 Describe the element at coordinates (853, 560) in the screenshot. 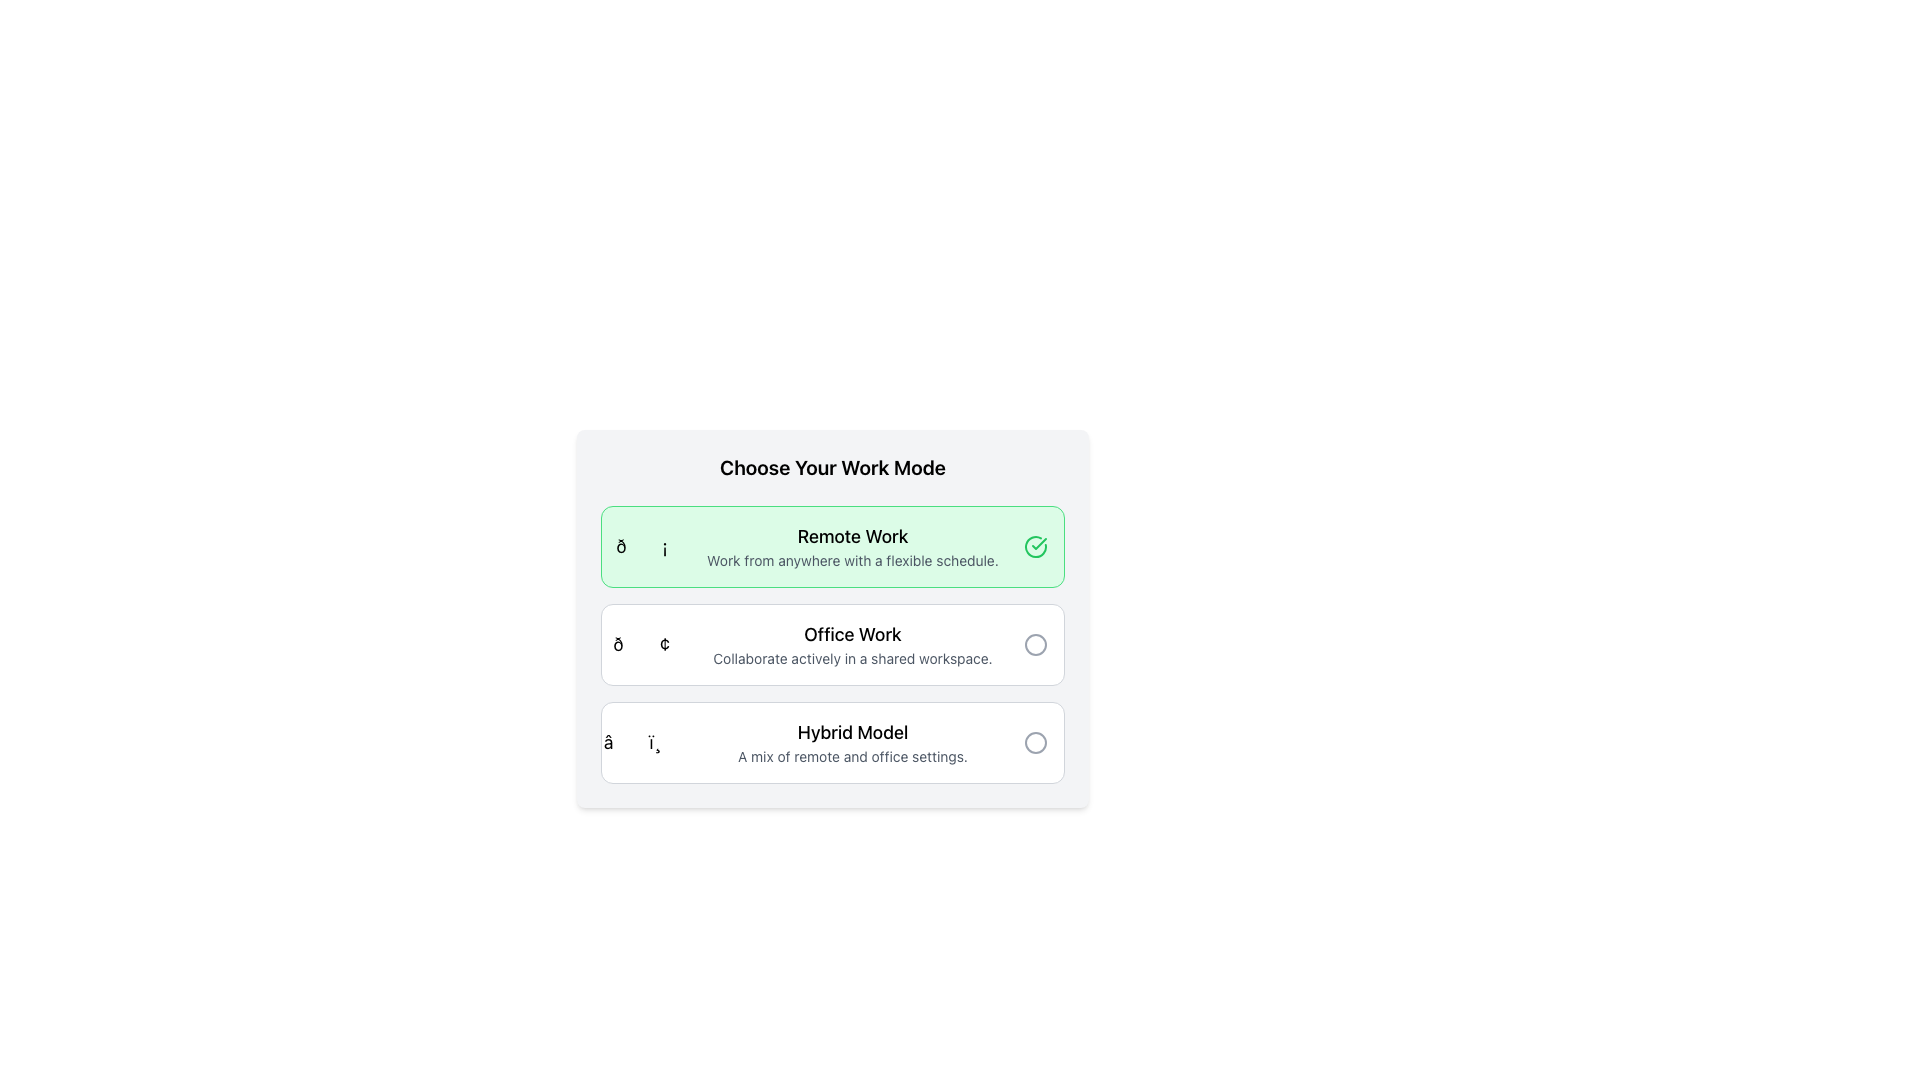

I see `text label providing details about the 'Remote Work' option located below the header in the green-highlighted section of the 'Choose Your Work Mode' interface` at that location.